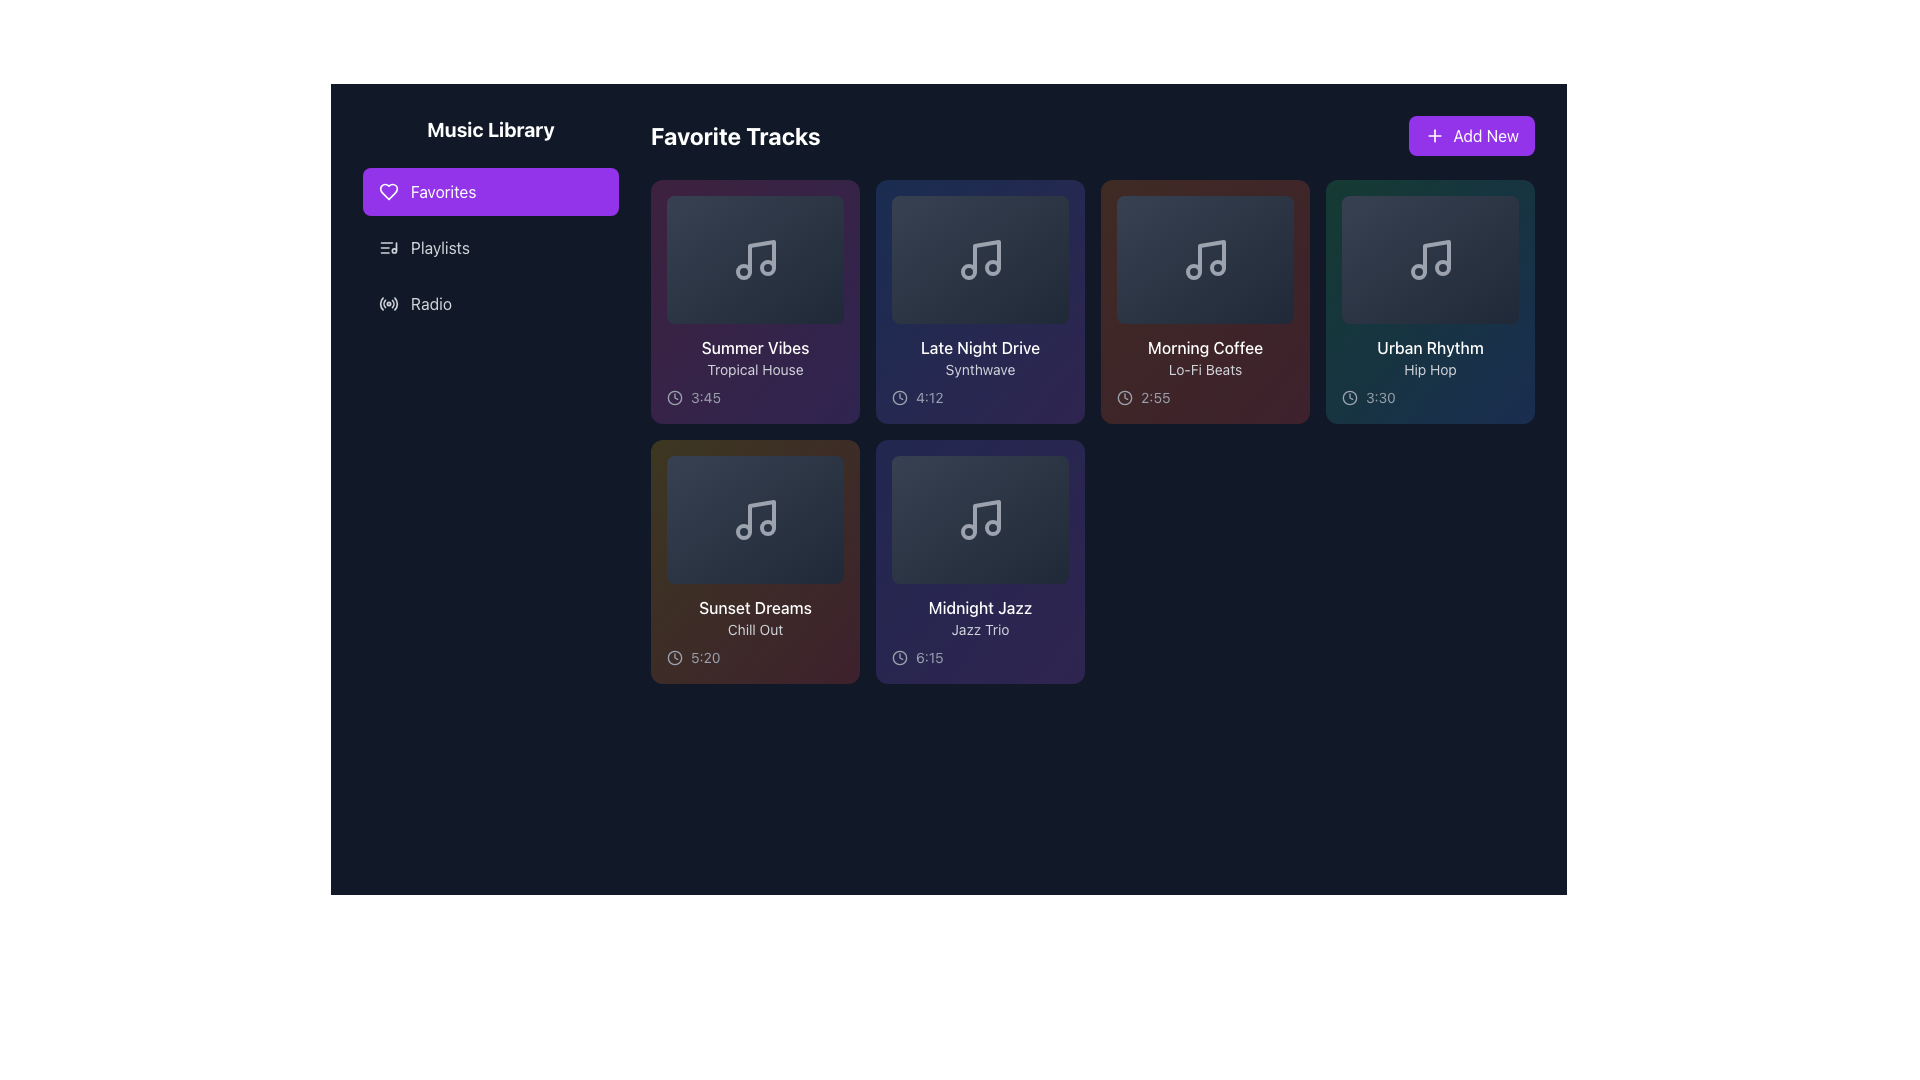  What do you see at coordinates (754, 301) in the screenshot?
I see `the 'Summer Vibes' music track card in the 'Favorite Tracks' section` at bounding box center [754, 301].